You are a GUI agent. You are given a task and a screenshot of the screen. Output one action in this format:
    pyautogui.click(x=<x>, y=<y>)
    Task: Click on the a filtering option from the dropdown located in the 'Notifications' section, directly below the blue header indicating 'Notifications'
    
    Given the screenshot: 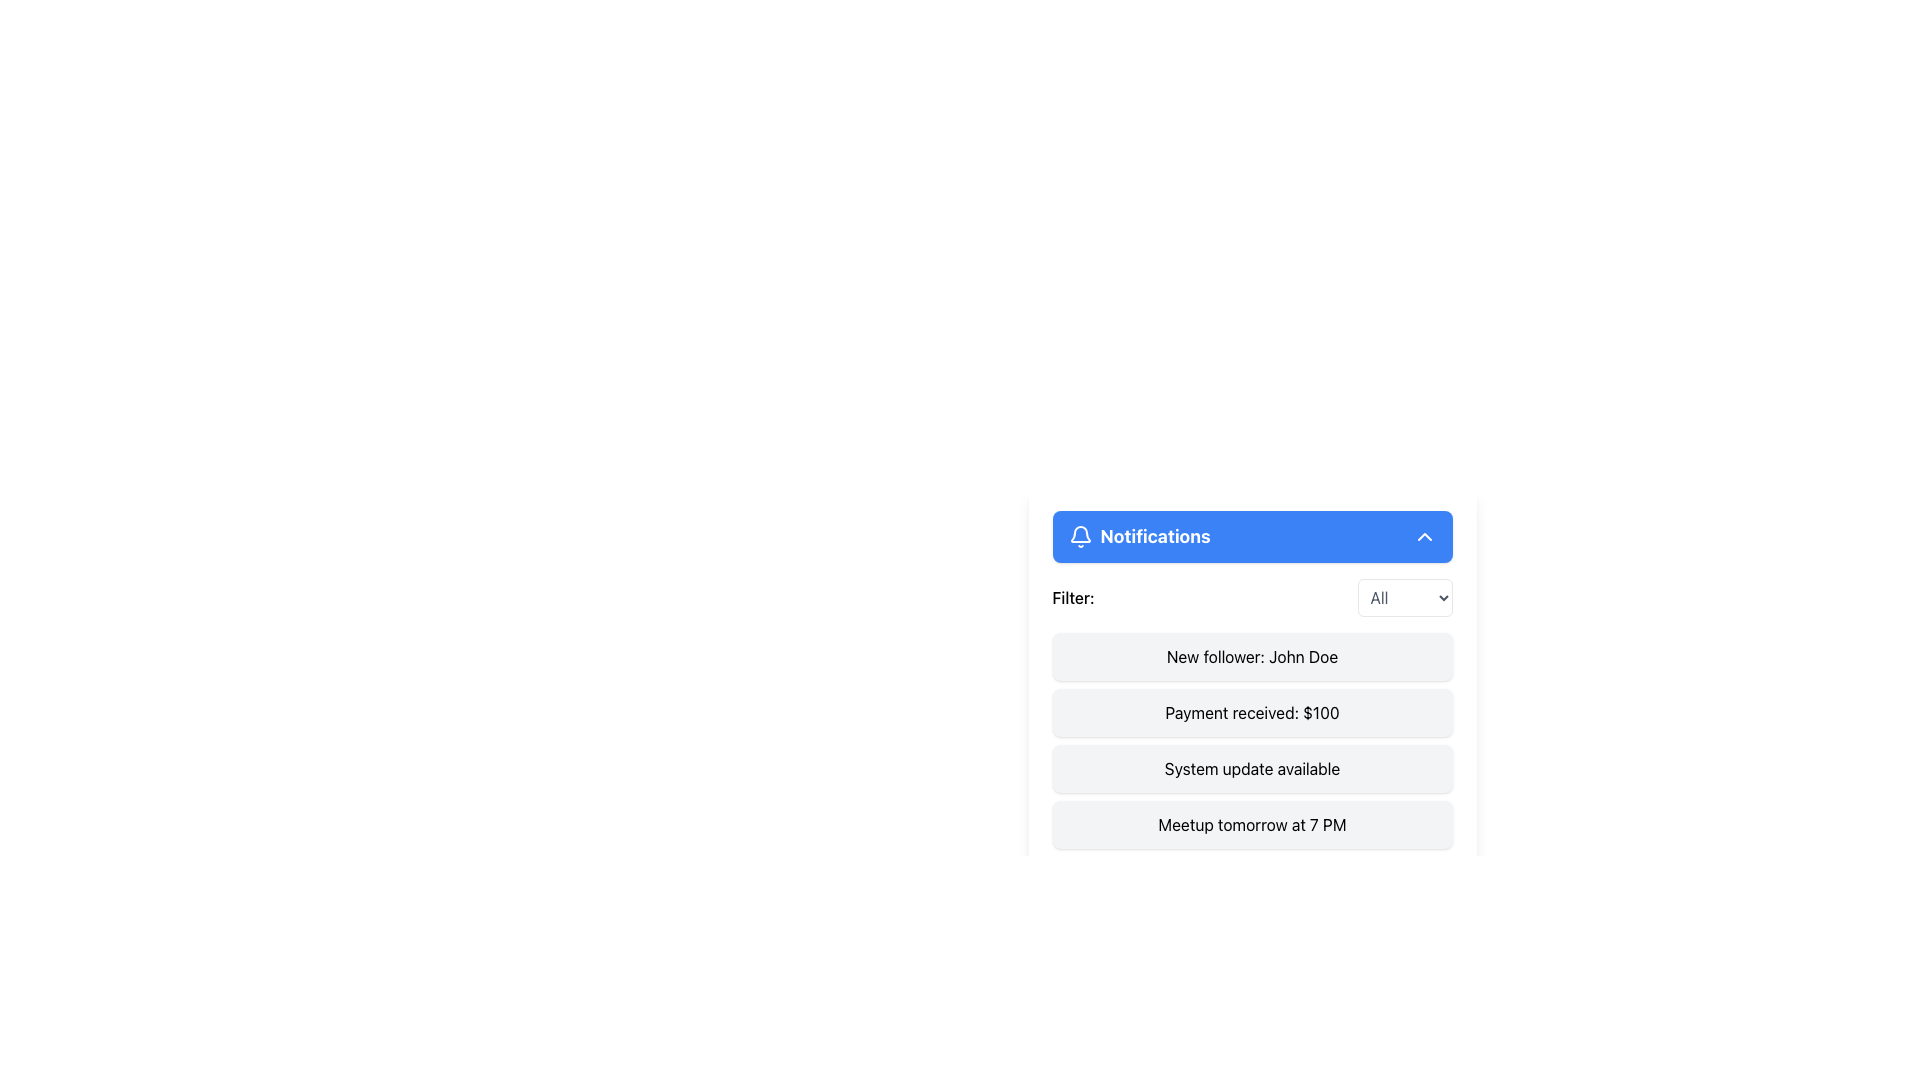 What is the action you would take?
    pyautogui.click(x=1251, y=596)
    